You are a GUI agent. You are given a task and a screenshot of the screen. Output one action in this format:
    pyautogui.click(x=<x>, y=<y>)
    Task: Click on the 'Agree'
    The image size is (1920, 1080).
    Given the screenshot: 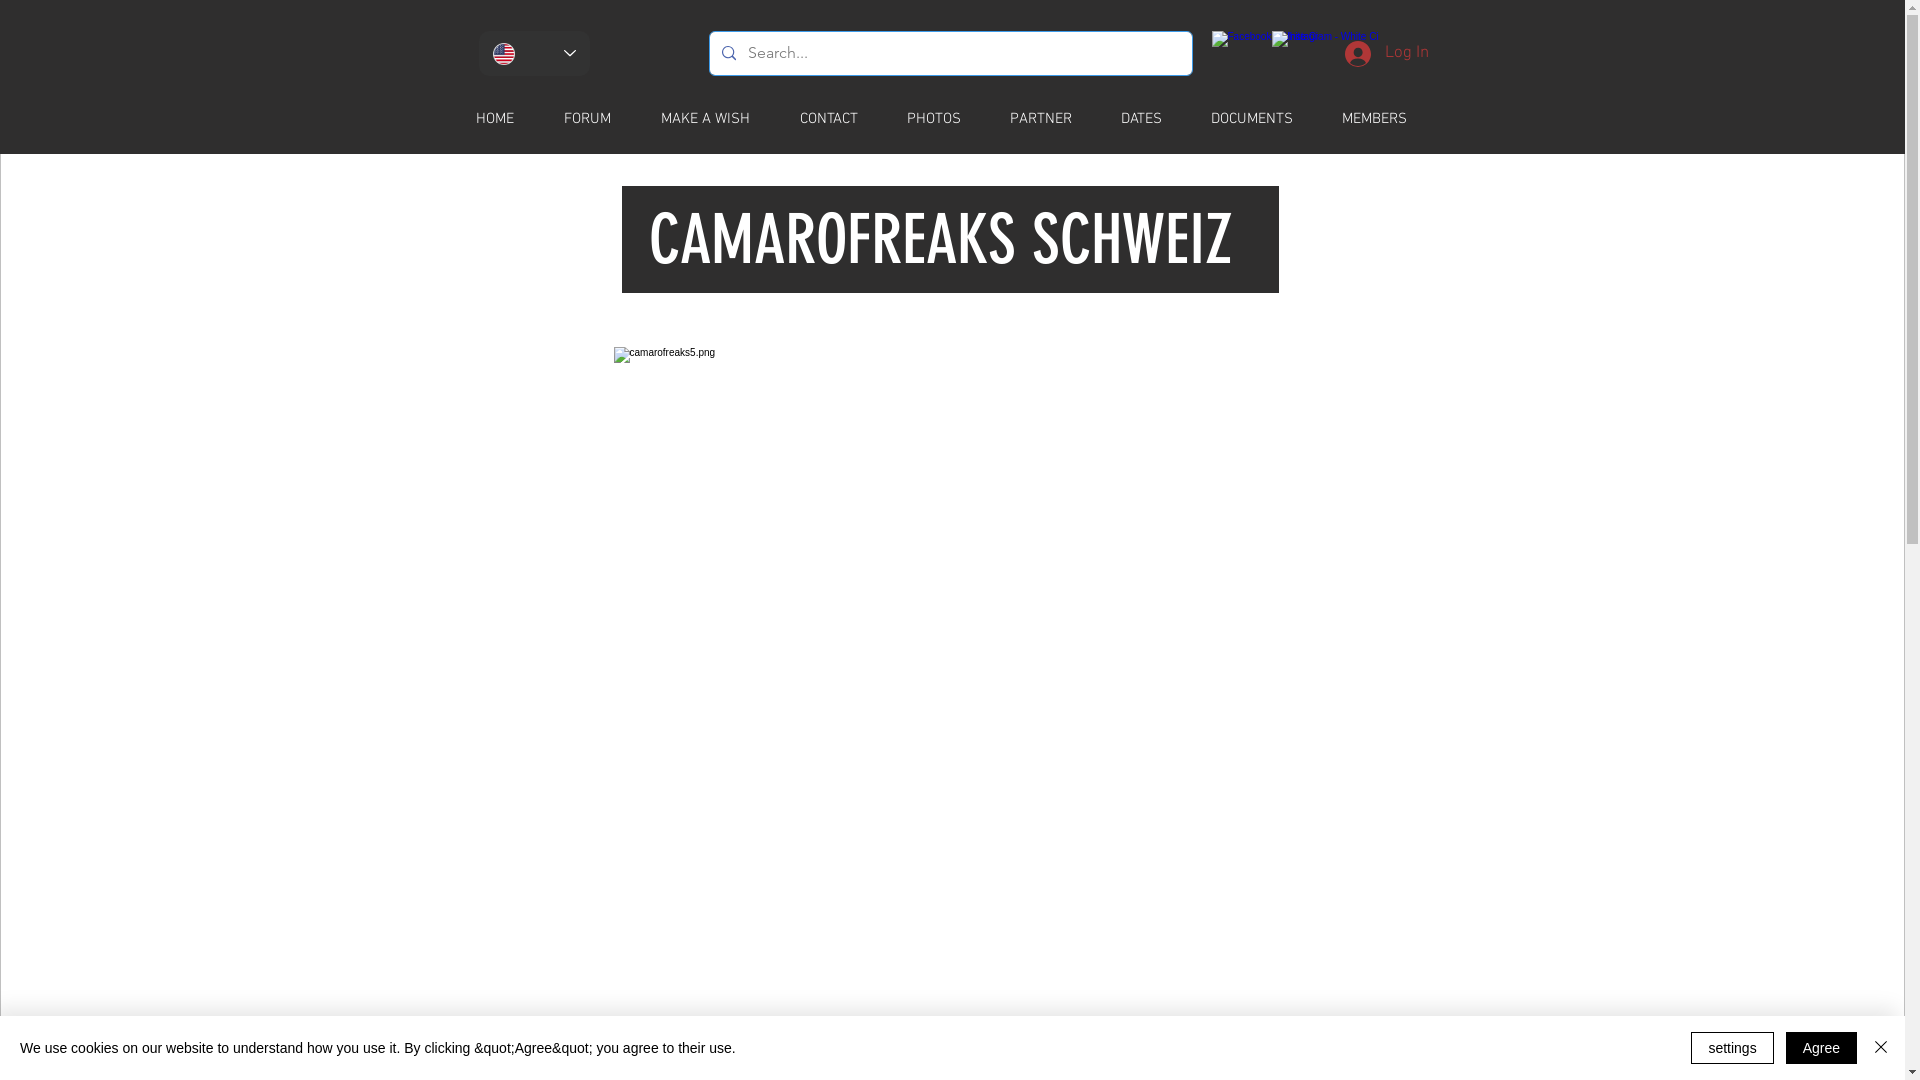 What is the action you would take?
    pyautogui.click(x=1821, y=1047)
    